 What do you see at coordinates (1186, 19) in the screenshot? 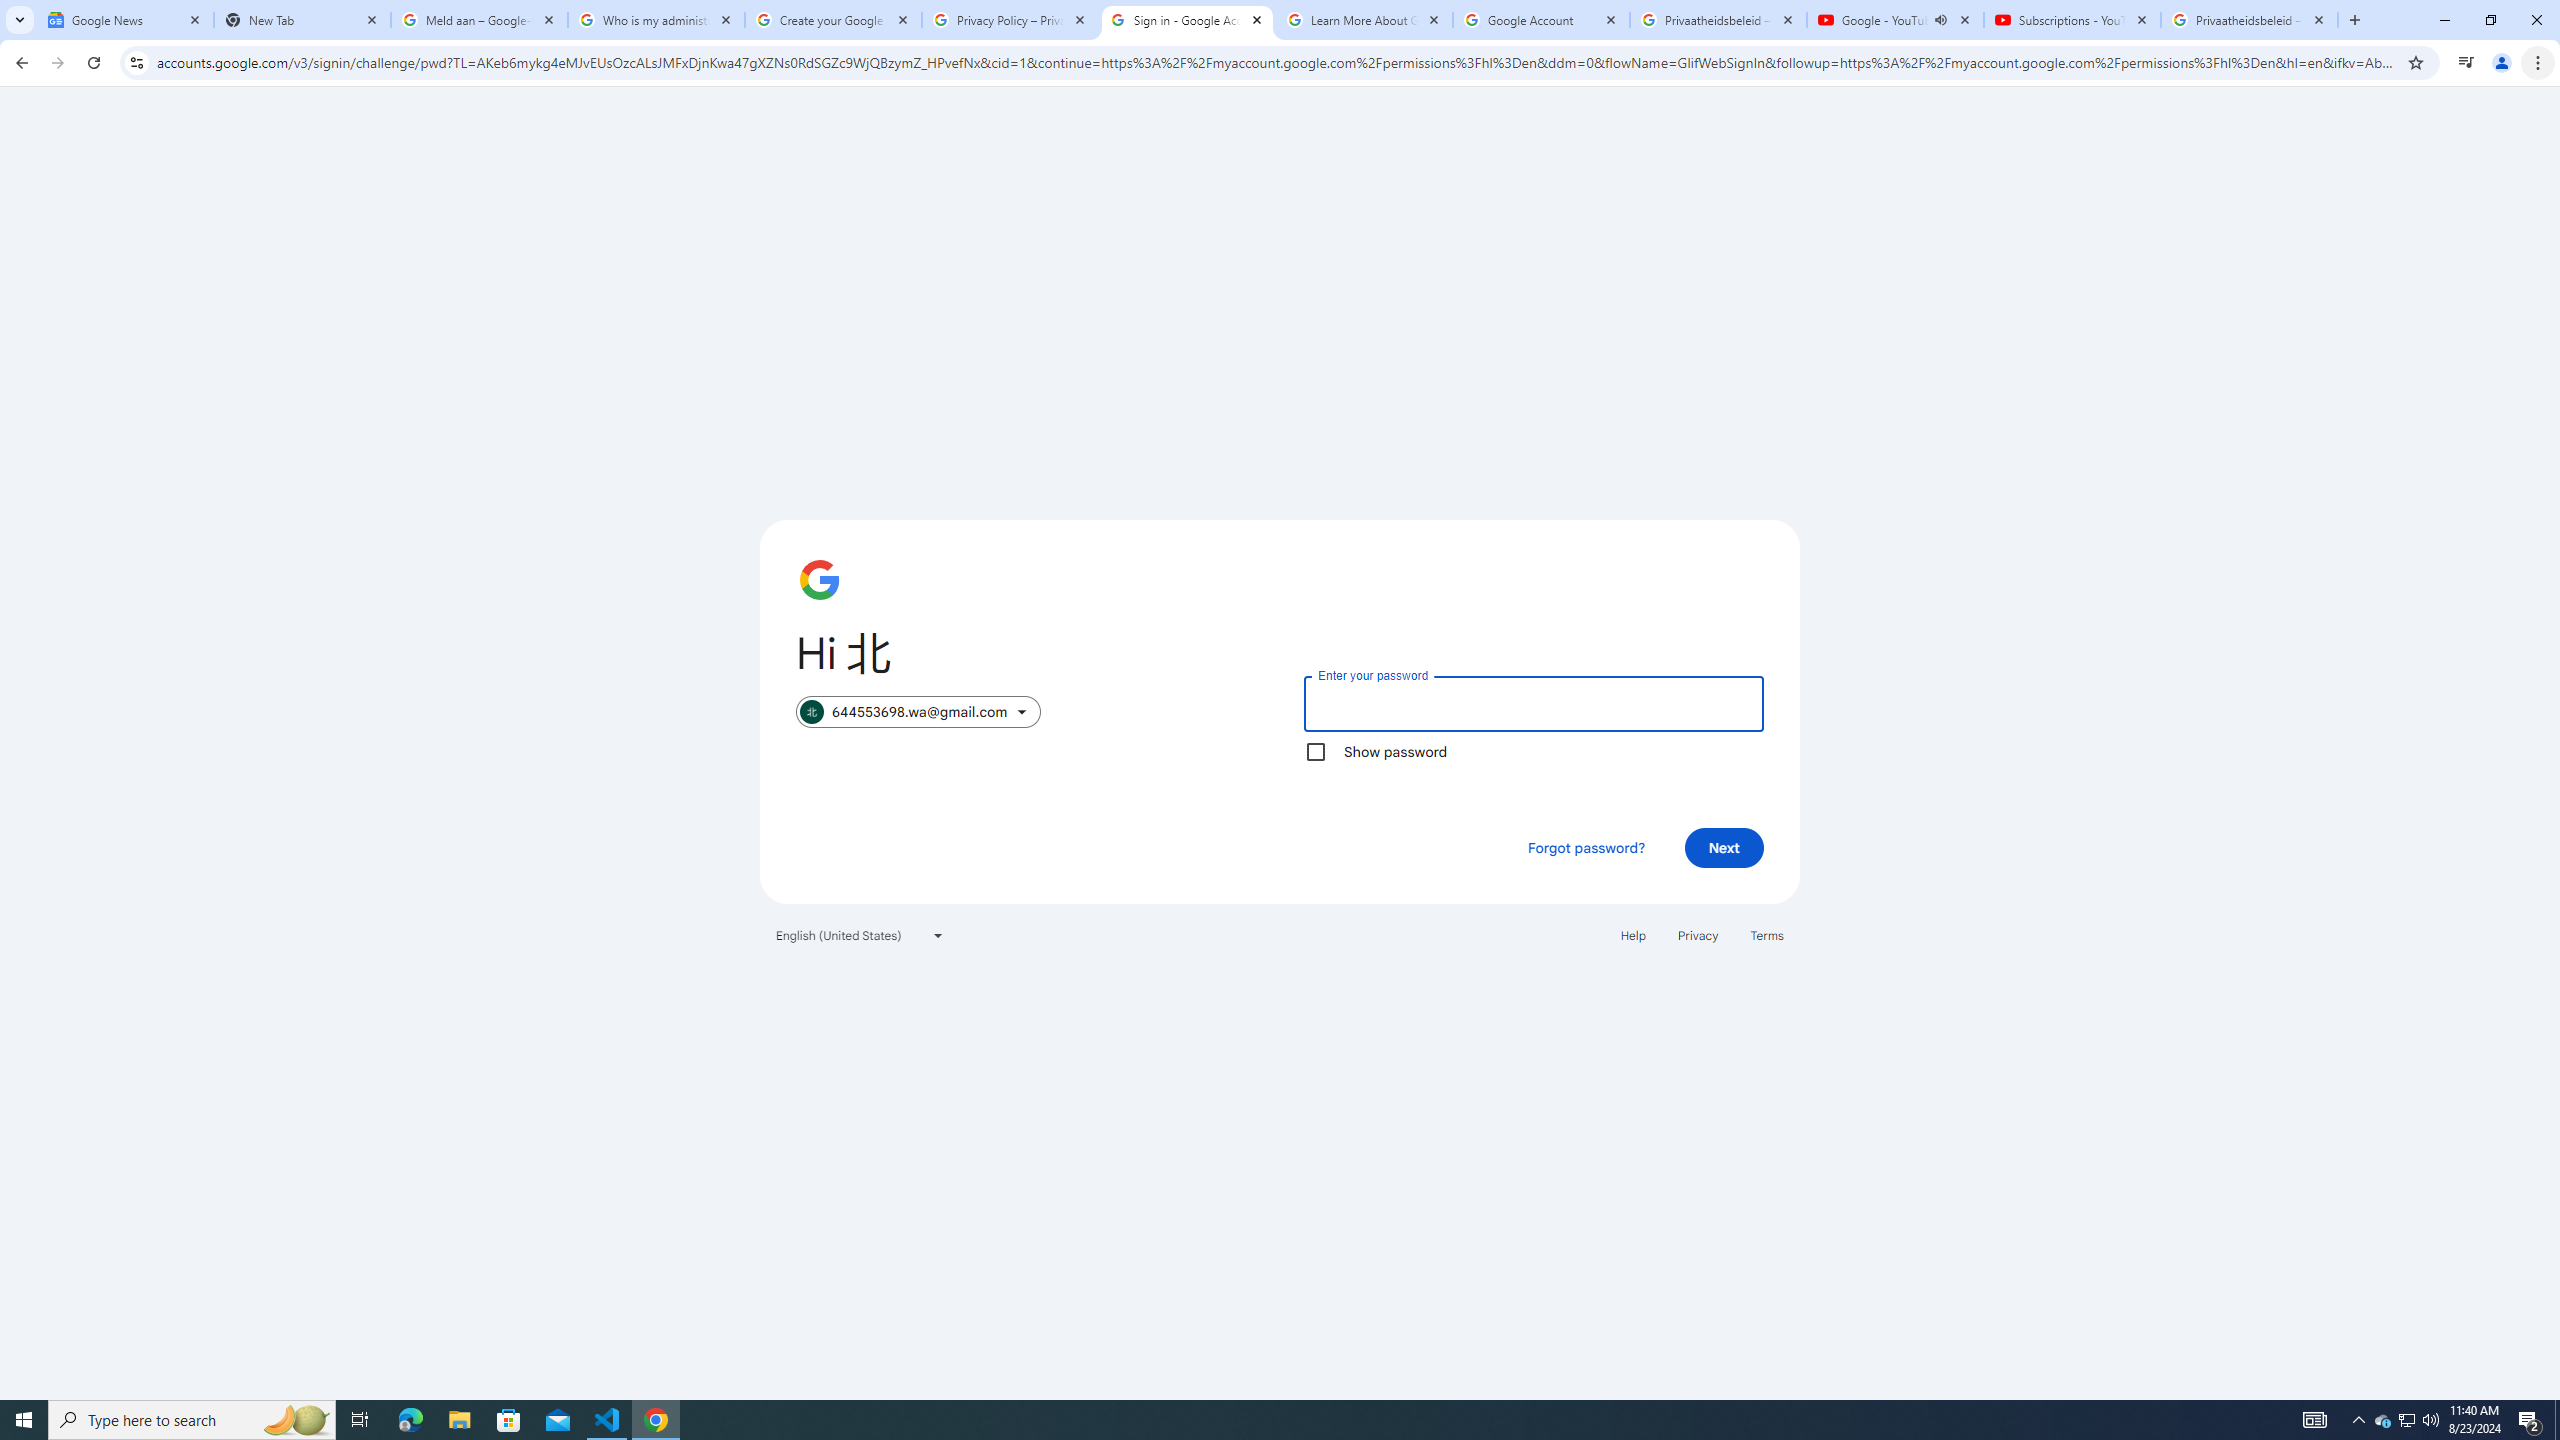
I see `'Sign in - Google Accounts'` at bounding box center [1186, 19].